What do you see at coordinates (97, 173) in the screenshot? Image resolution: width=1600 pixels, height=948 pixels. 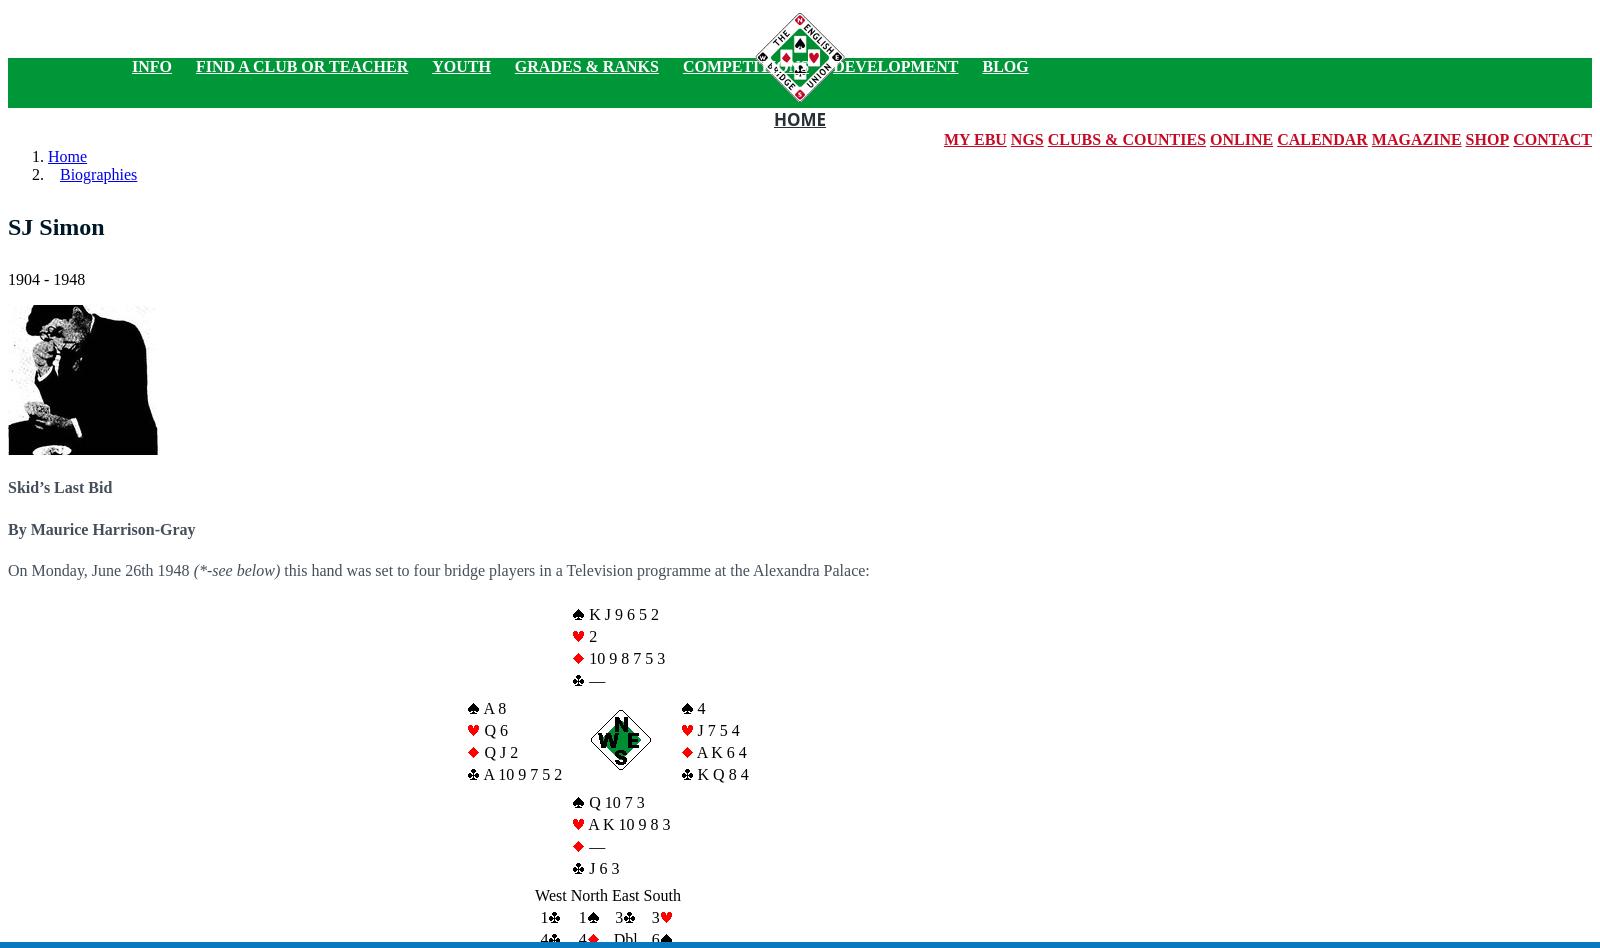 I see `'Biographies'` at bounding box center [97, 173].